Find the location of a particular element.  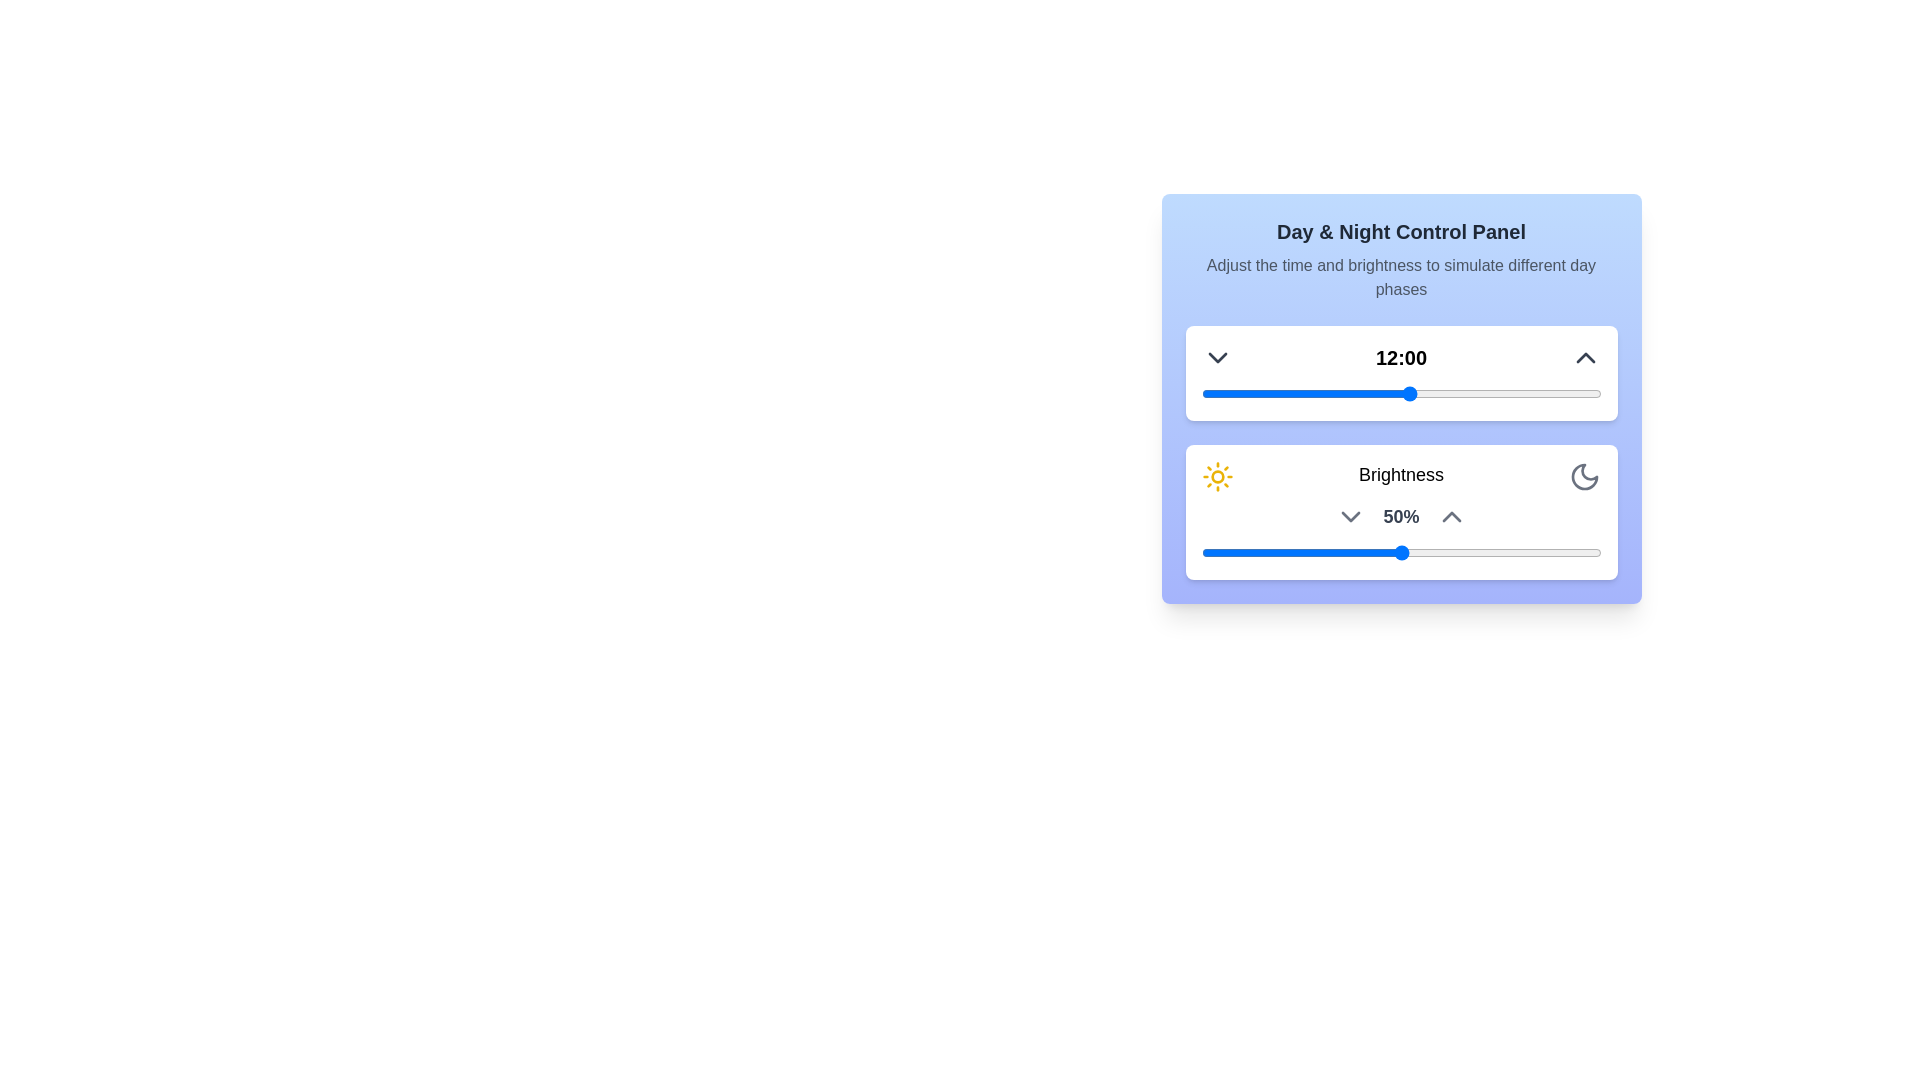

the dropdown toggle chevron icon located on the left-hand side of the time display '12:00' is located at coordinates (1216, 357).